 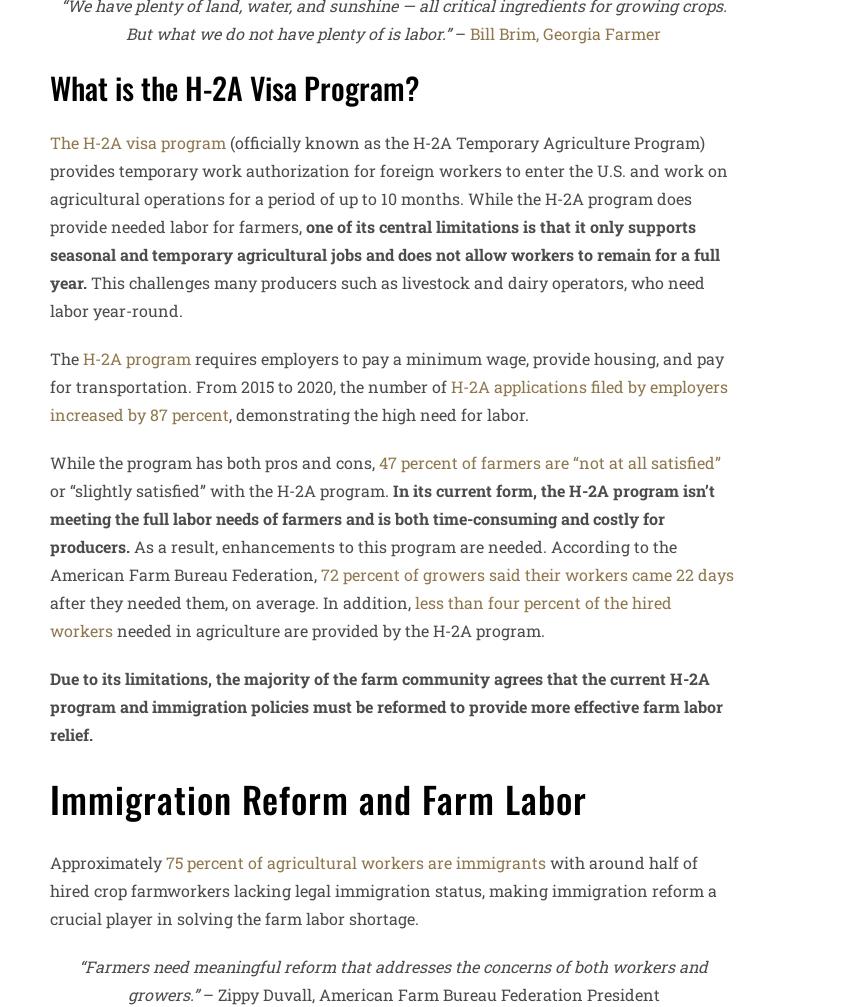 I want to click on '“Farmers need meaningful reform that addresses the concerns of both workers and growers.”', so click(x=79, y=979).